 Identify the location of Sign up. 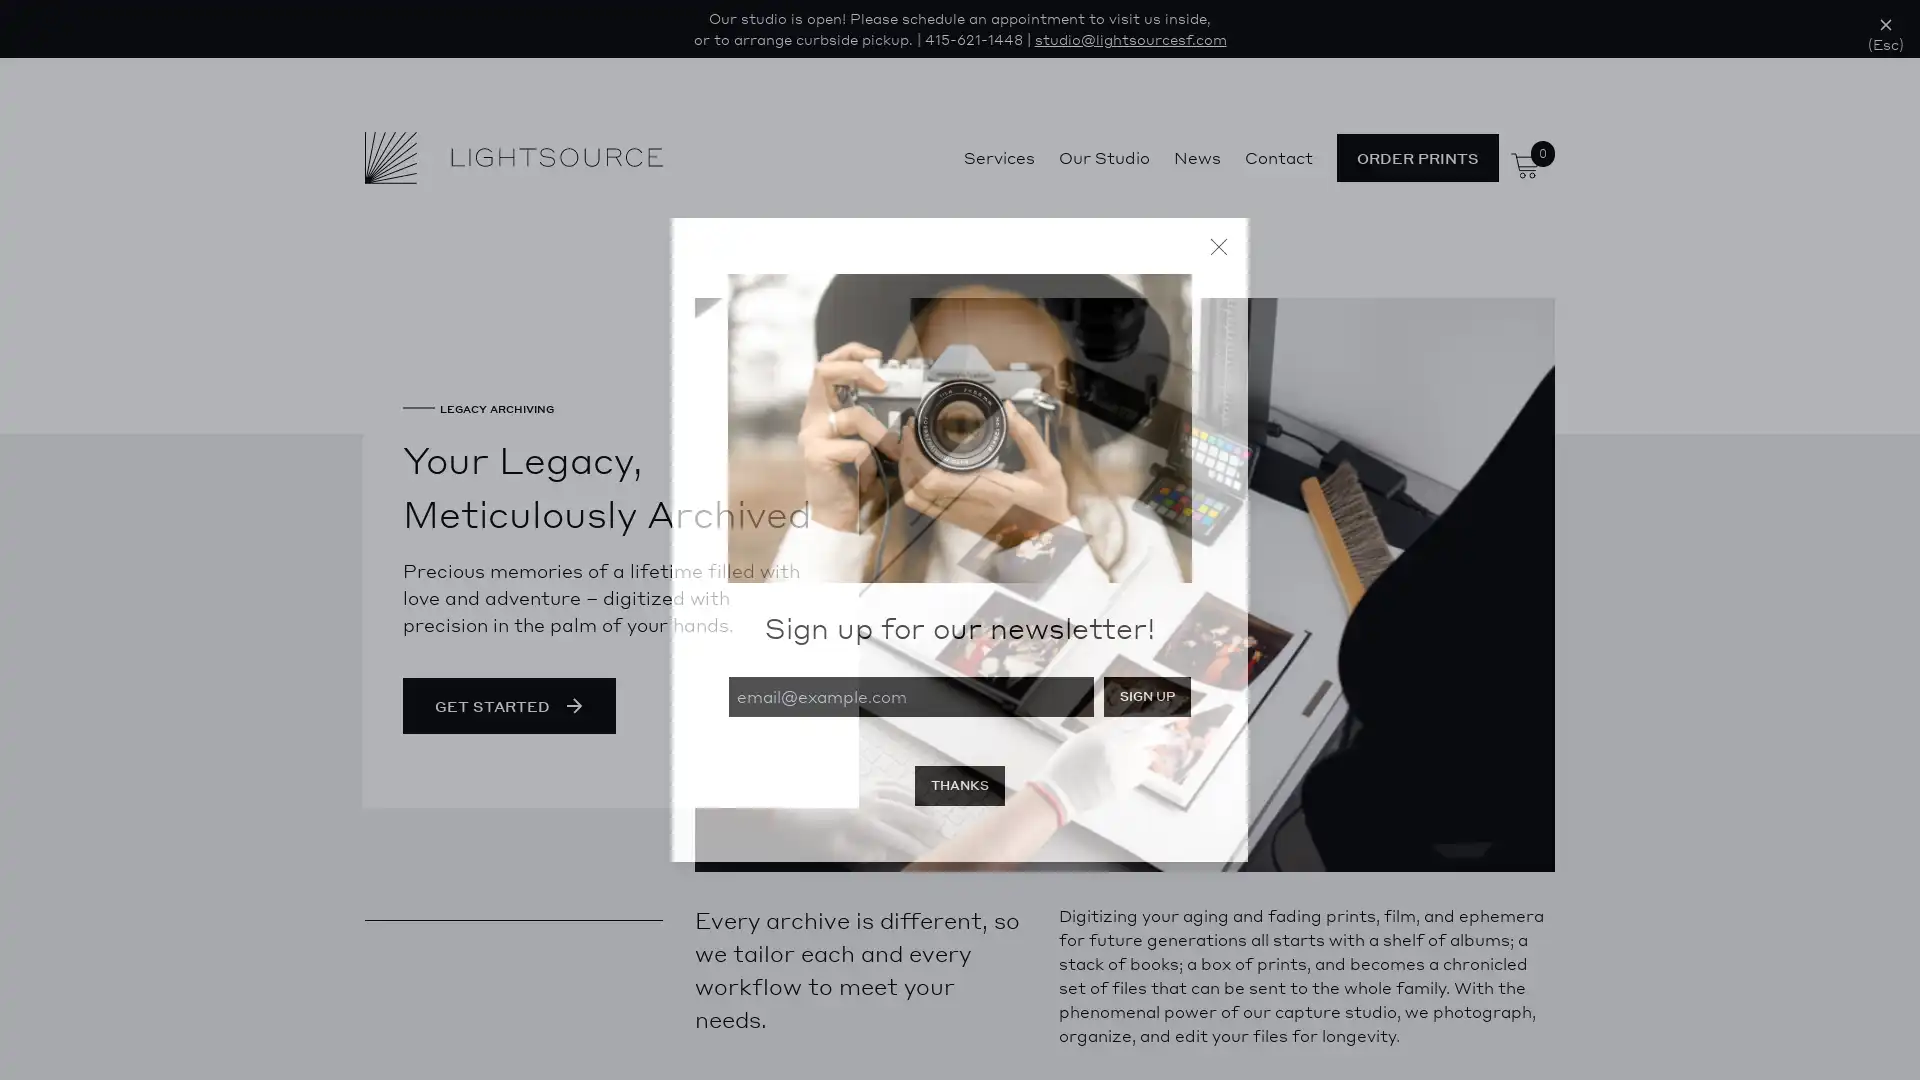
(1147, 696).